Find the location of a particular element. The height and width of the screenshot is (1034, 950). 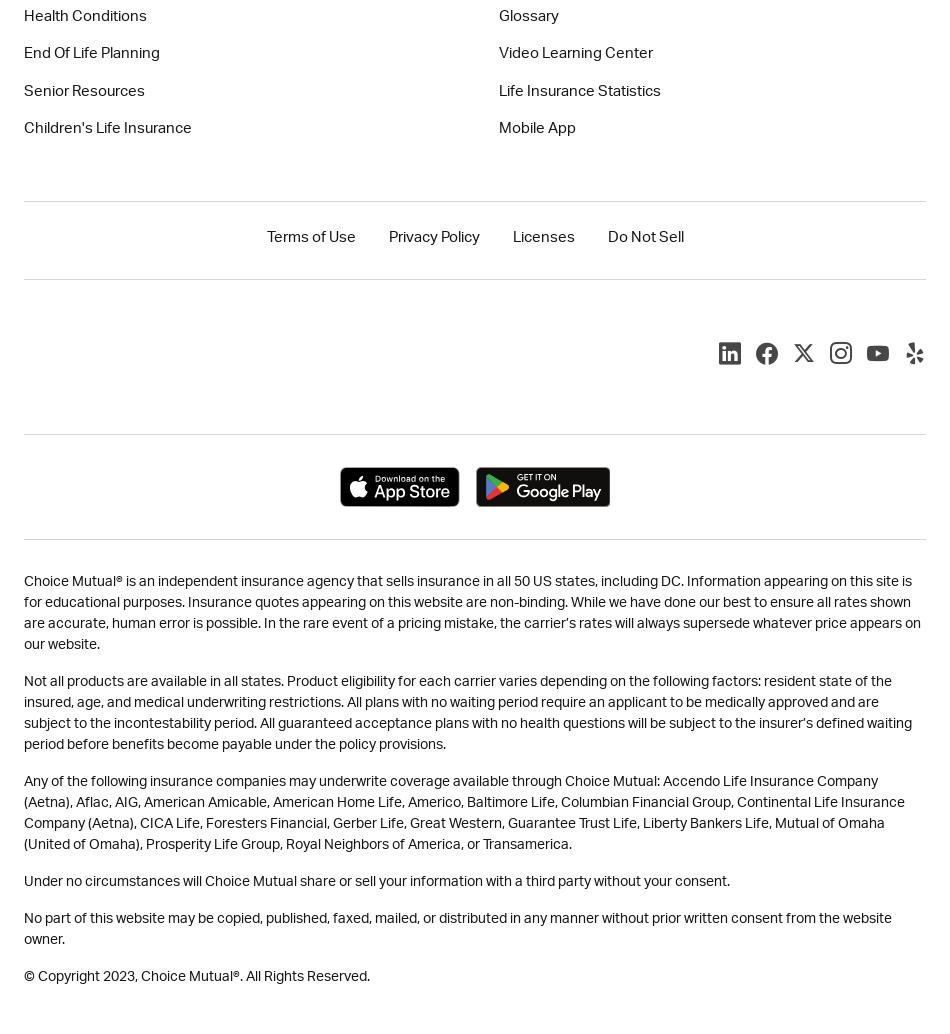

'Licenses' is located at coordinates (543, 237).